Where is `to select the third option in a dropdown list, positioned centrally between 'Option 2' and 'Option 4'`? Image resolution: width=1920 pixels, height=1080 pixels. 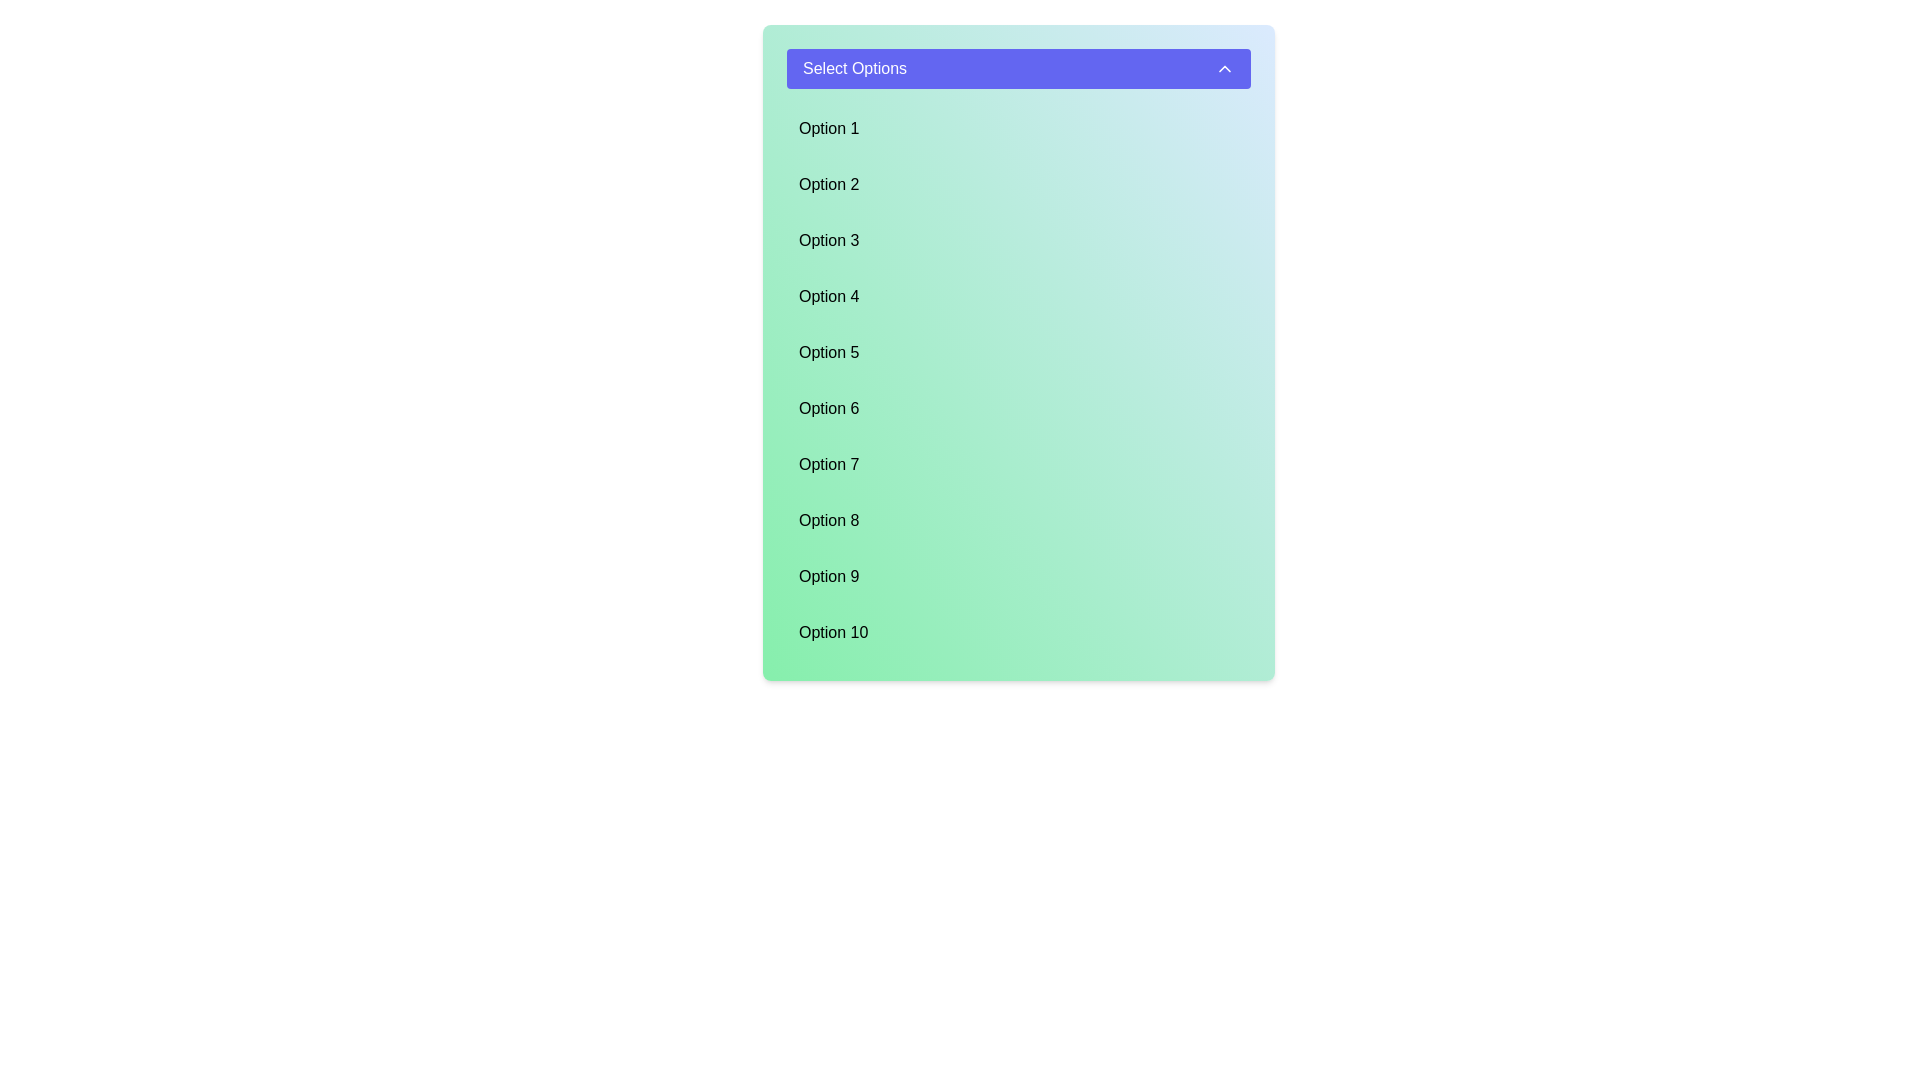 to select the third option in a dropdown list, positioned centrally between 'Option 2' and 'Option 4' is located at coordinates (1018, 239).